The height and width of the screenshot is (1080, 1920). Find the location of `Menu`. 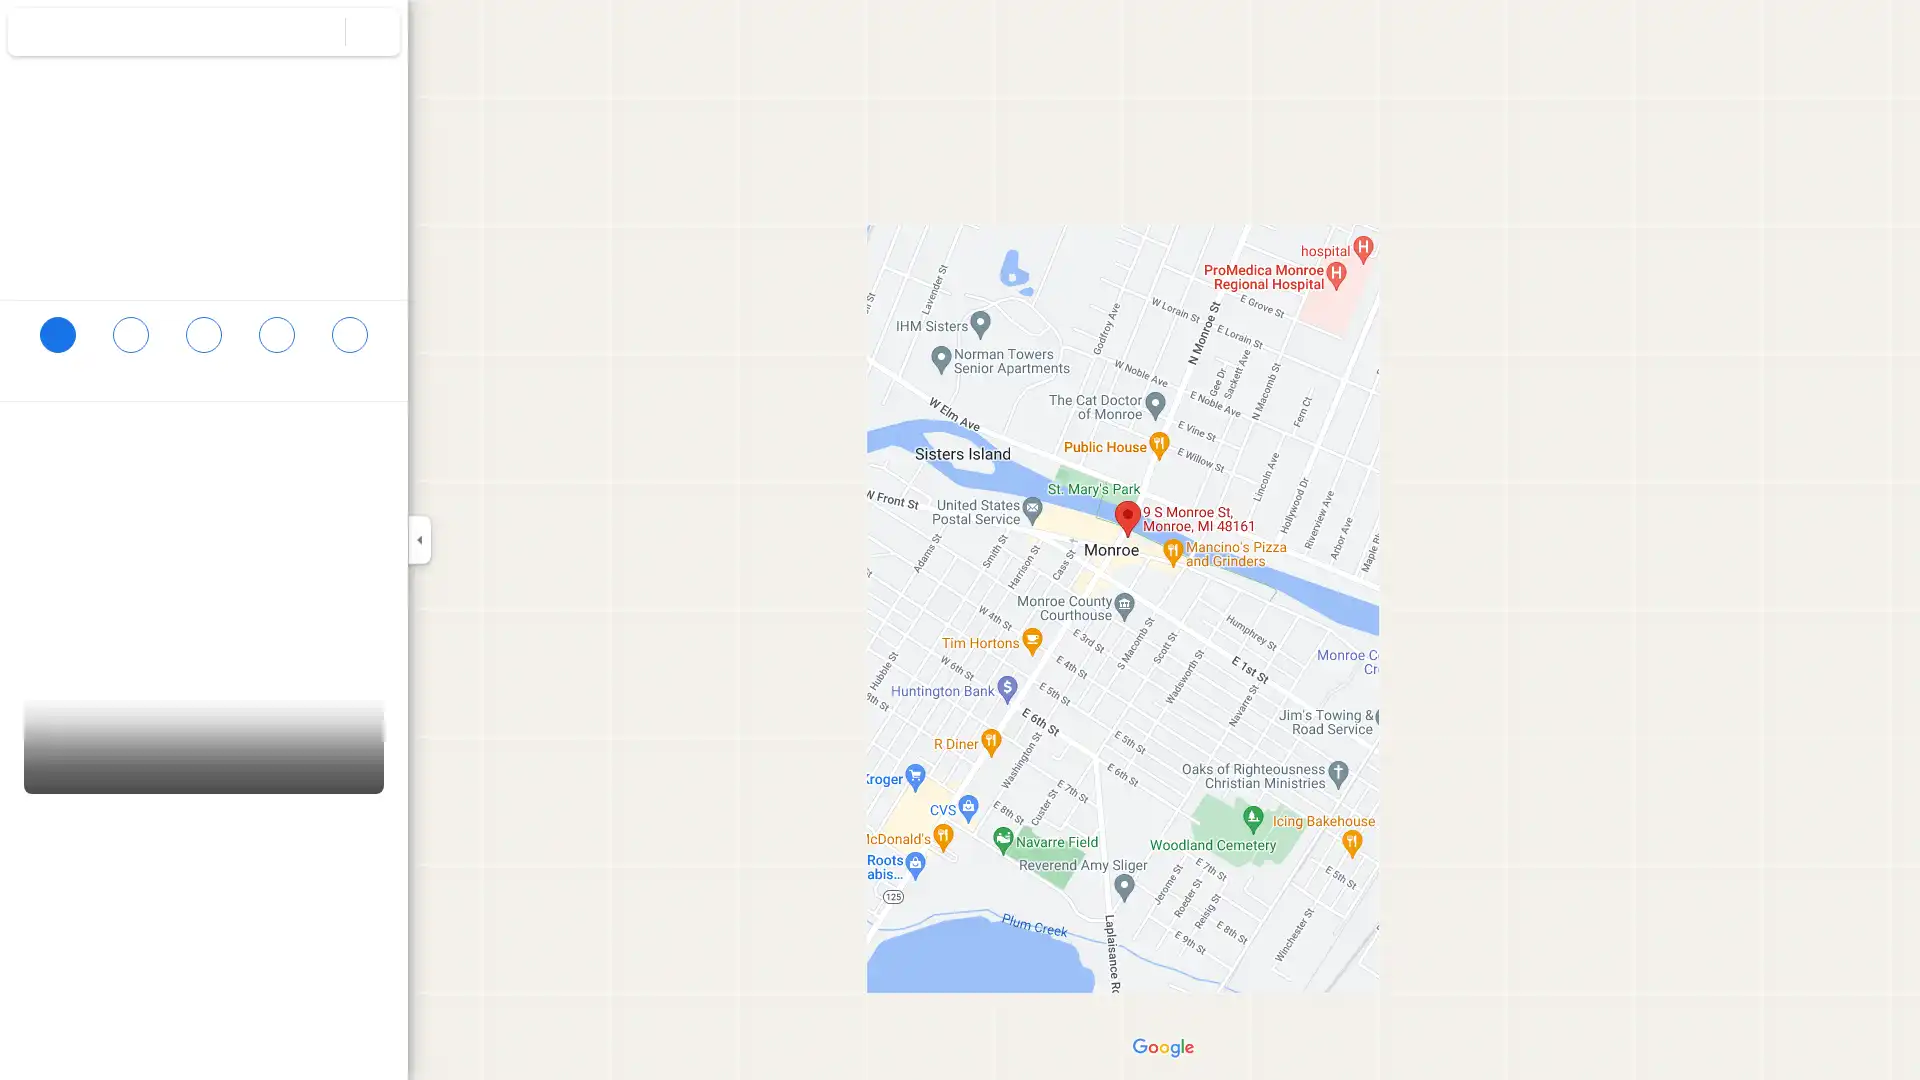

Menu is located at coordinates (35, 34).